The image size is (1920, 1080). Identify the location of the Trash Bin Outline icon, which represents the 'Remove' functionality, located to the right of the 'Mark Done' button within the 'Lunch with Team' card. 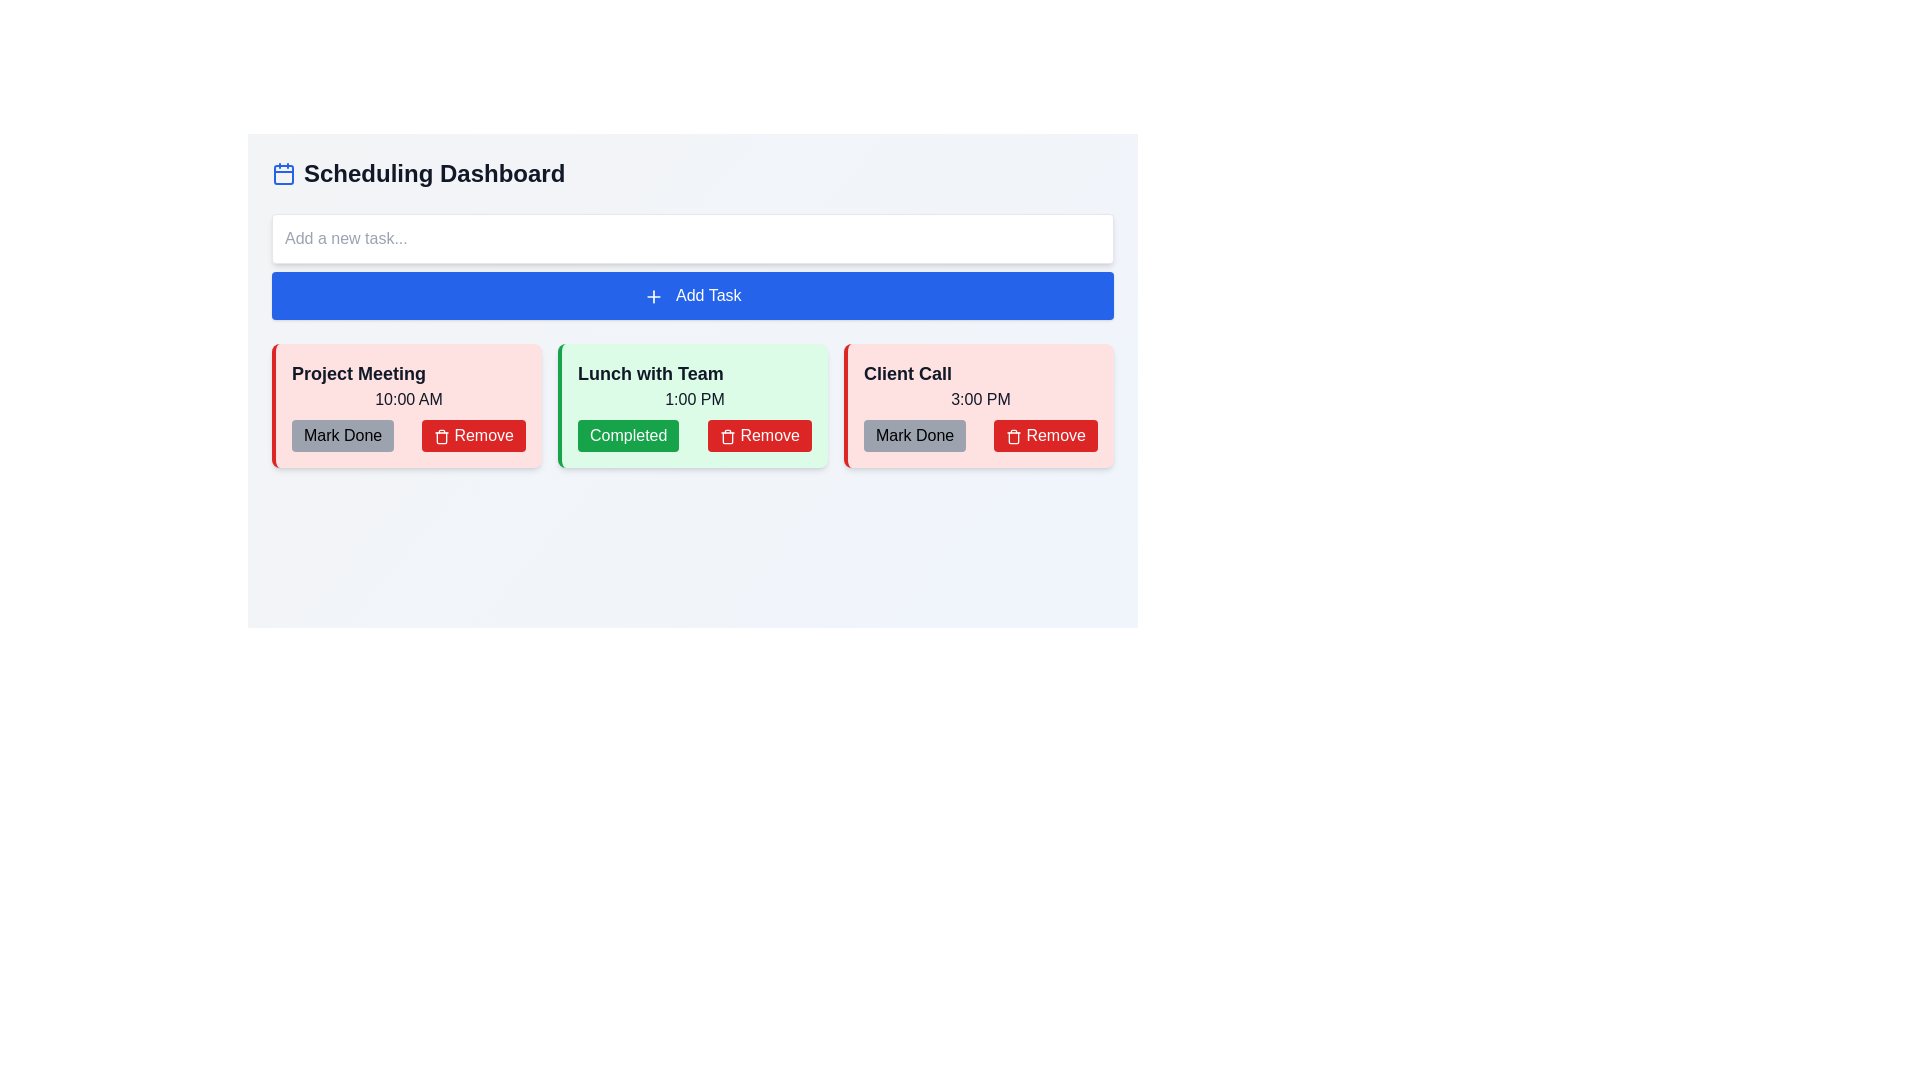
(440, 437).